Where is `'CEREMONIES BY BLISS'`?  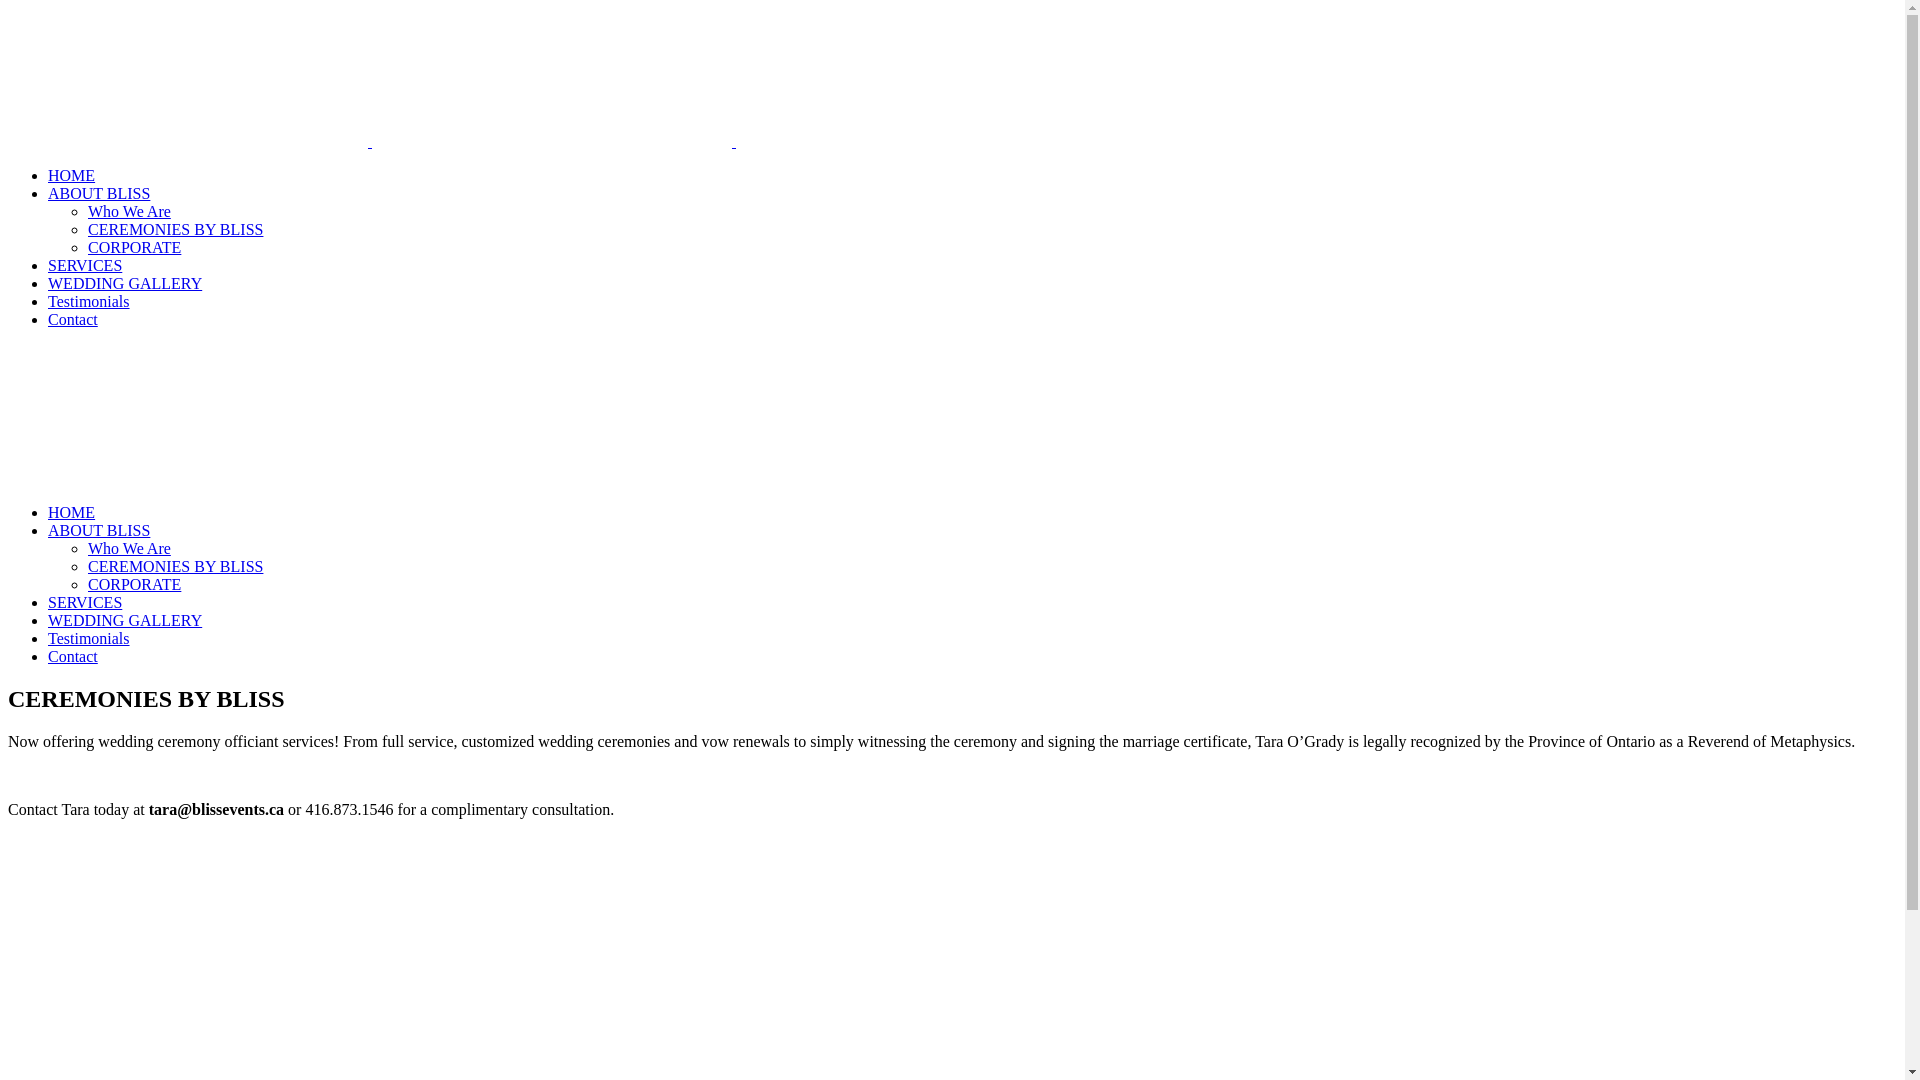
'CEREMONIES BY BLISS' is located at coordinates (86, 228).